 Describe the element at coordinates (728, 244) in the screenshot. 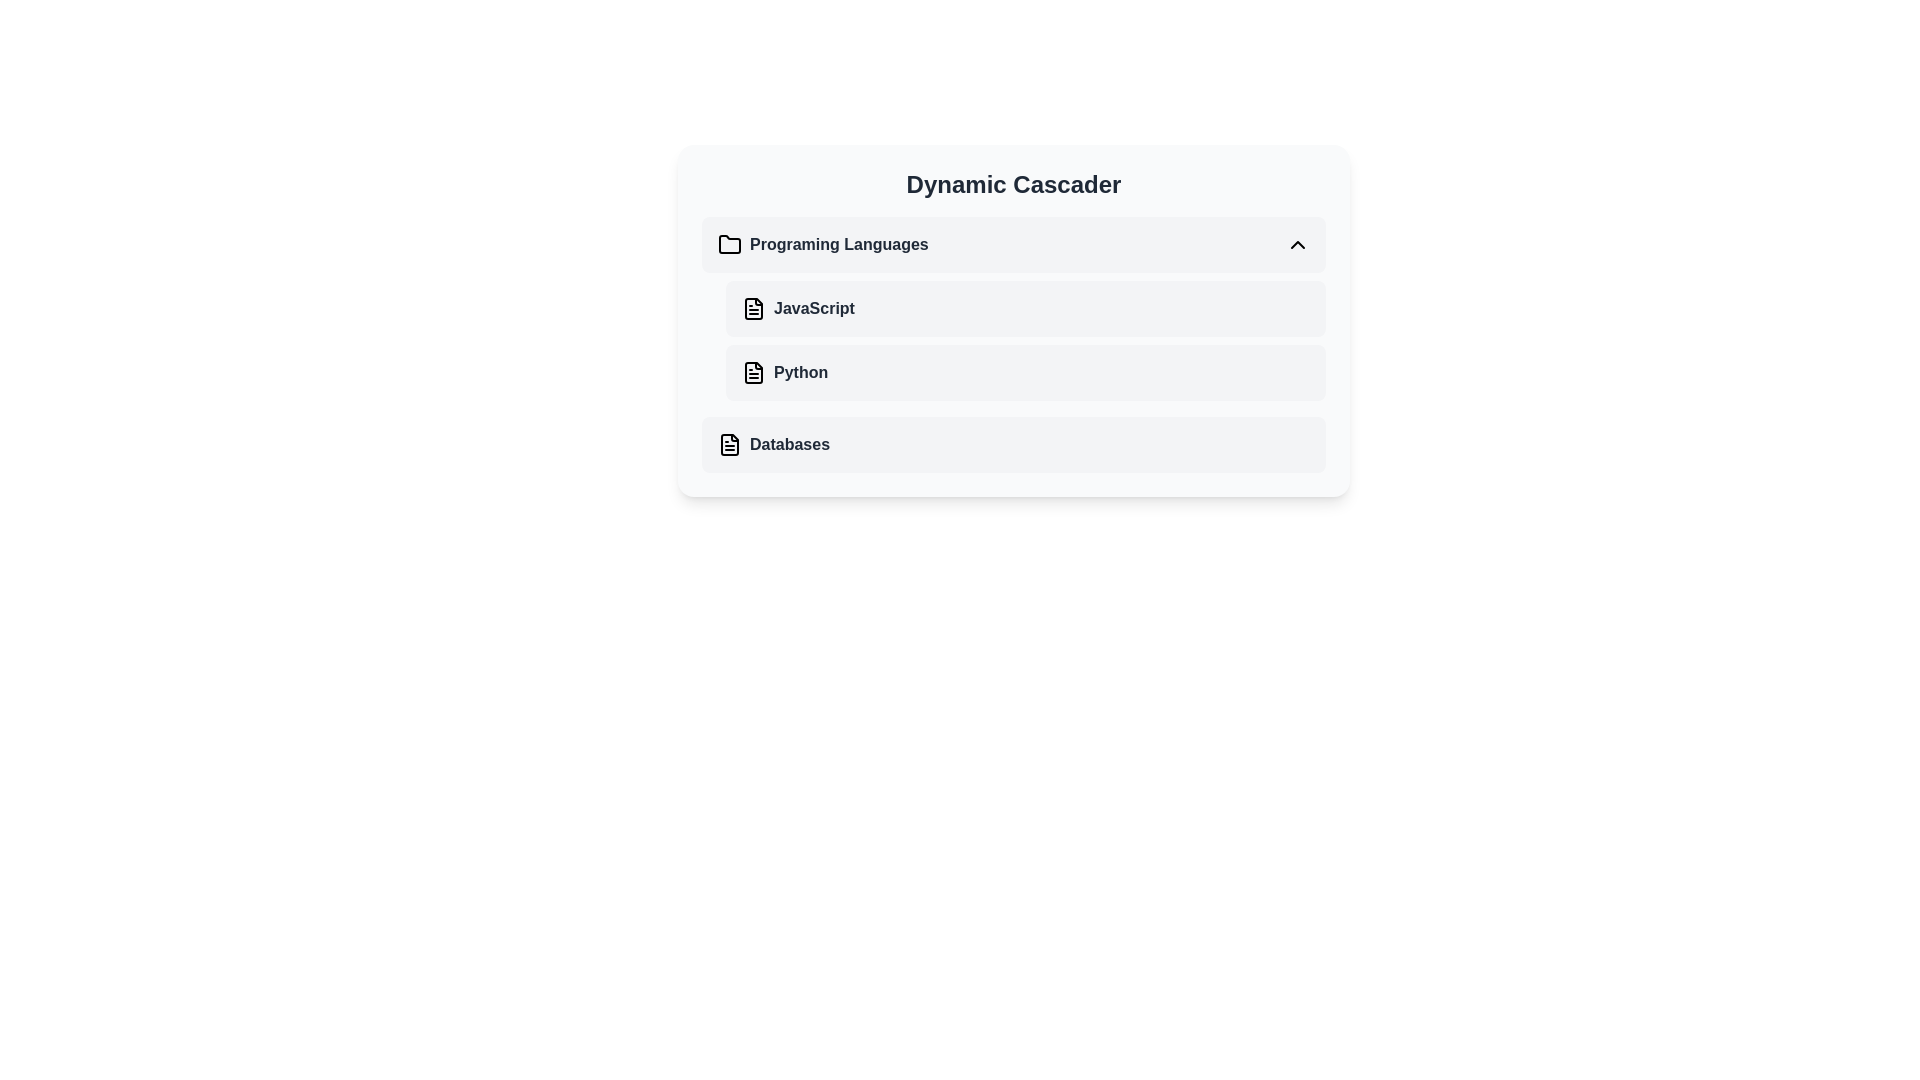

I see `the folder icon located to the left of the text 'Programming Languages'` at that location.